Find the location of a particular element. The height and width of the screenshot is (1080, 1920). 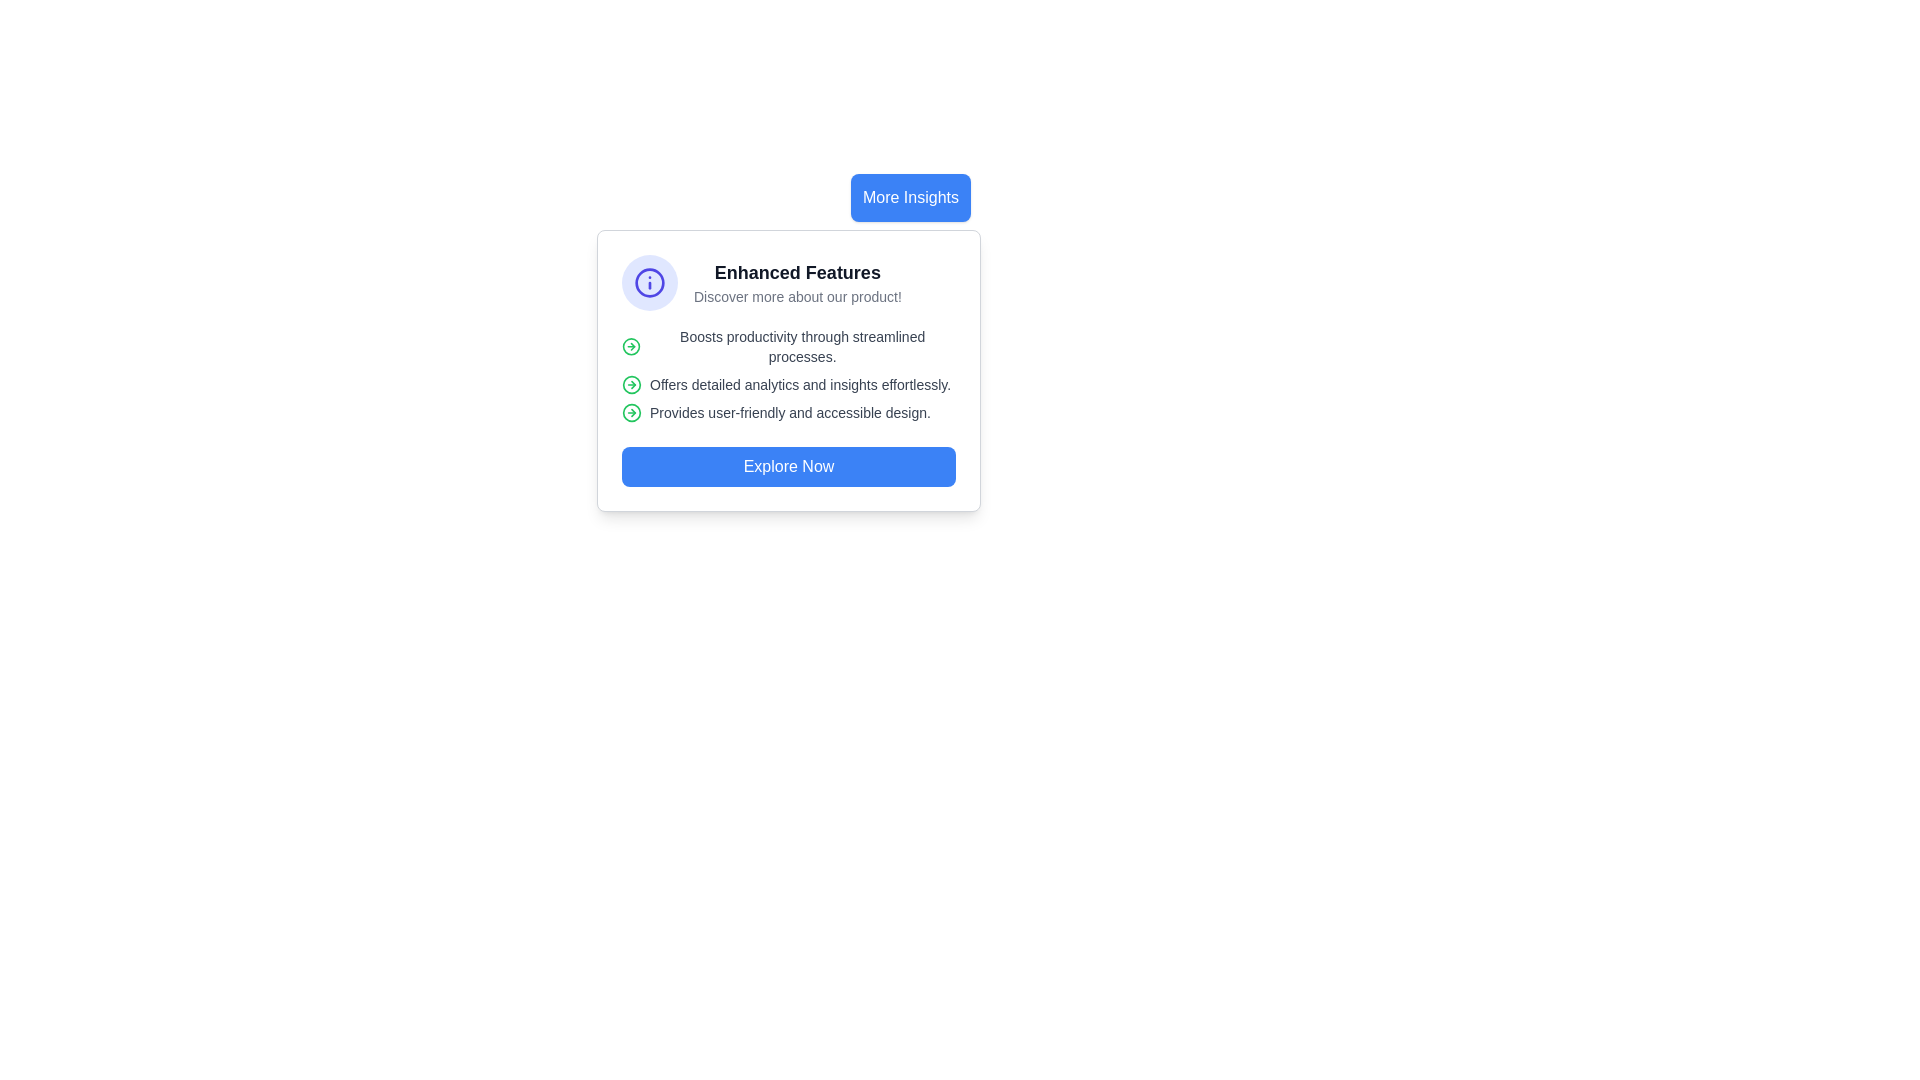

the first icon in the horizontal arrangement that draws attention to the descriptive text 'Boosts productivity through streamlined processes.' is located at coordinates (630, 346).